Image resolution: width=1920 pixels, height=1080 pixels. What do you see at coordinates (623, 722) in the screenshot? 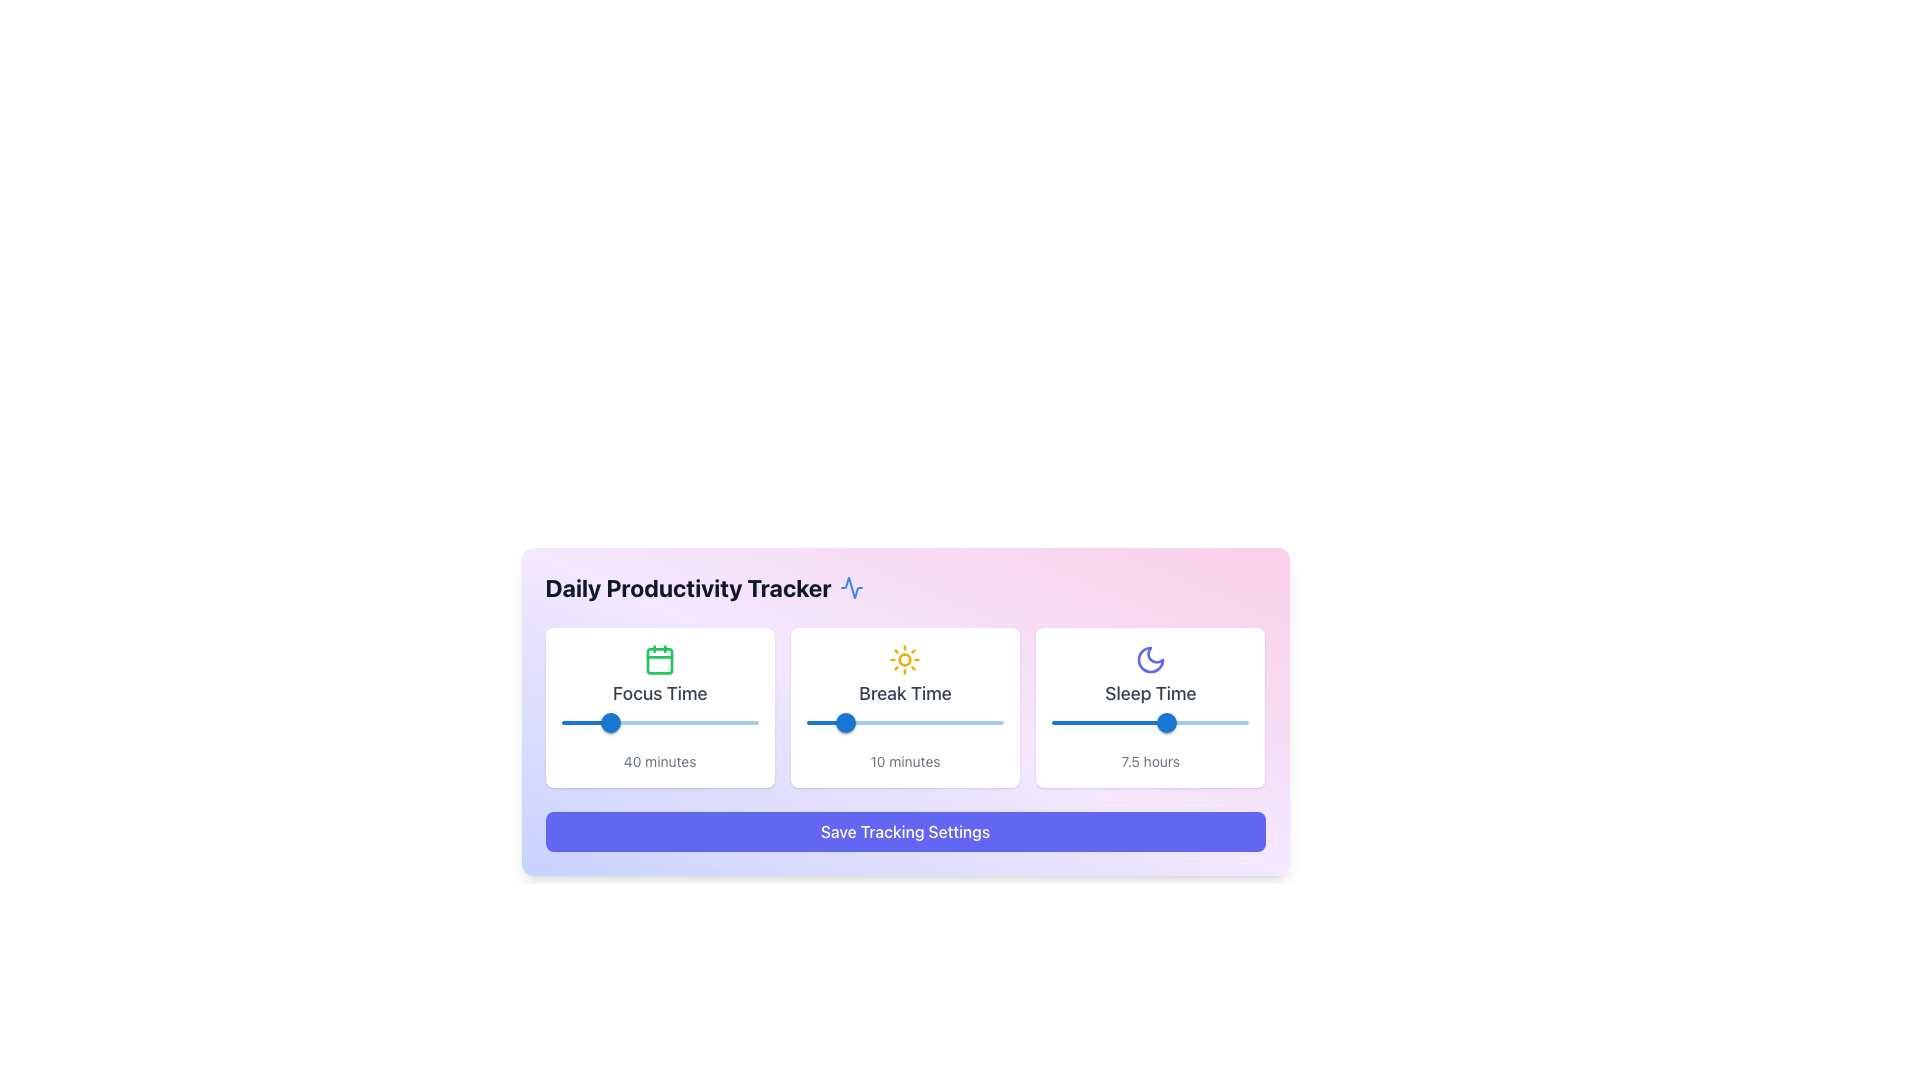
I see `the focus time` at bounding box center [623, 722].